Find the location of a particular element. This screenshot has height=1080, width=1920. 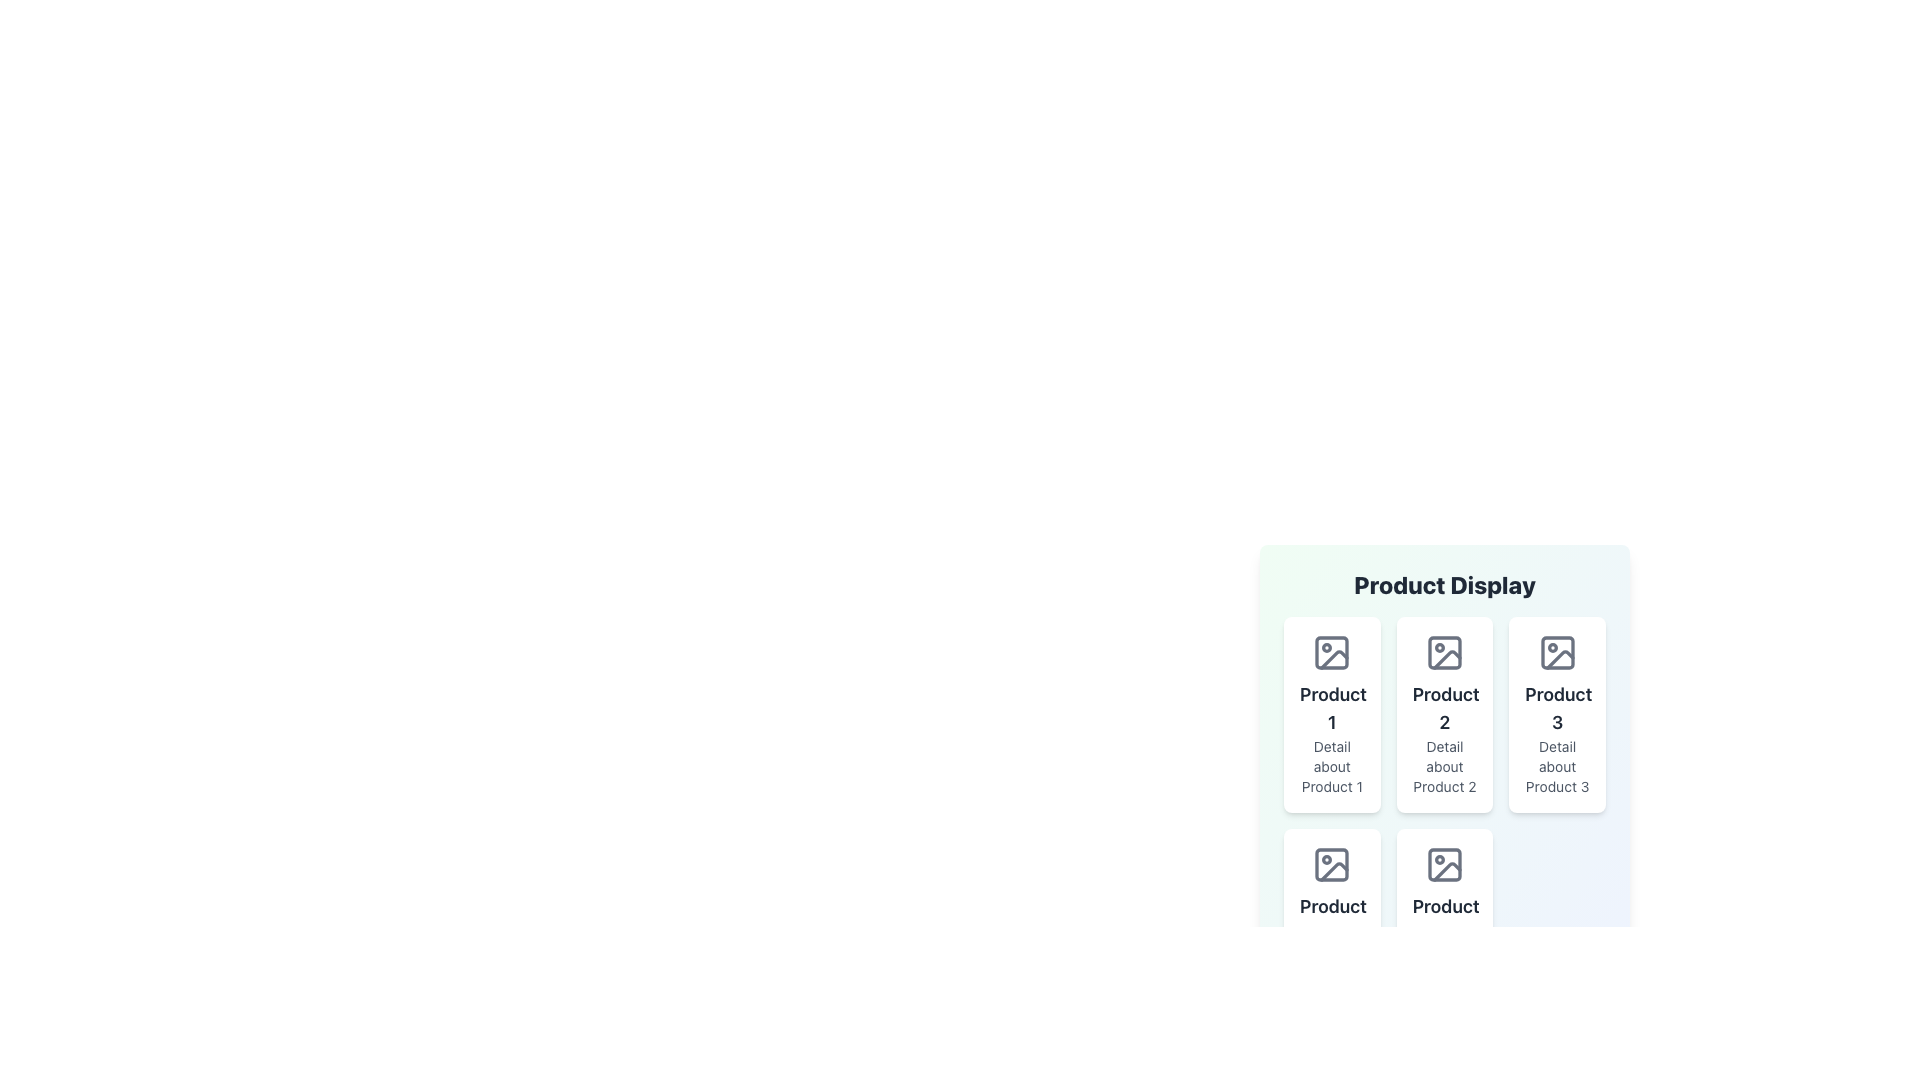

the product card titled 'Product 1', which features a white background, rounded corners, and contains the text 'Product 1' in bold and 'Detail about Product 1' below it is located at coordinates (1332, 713).